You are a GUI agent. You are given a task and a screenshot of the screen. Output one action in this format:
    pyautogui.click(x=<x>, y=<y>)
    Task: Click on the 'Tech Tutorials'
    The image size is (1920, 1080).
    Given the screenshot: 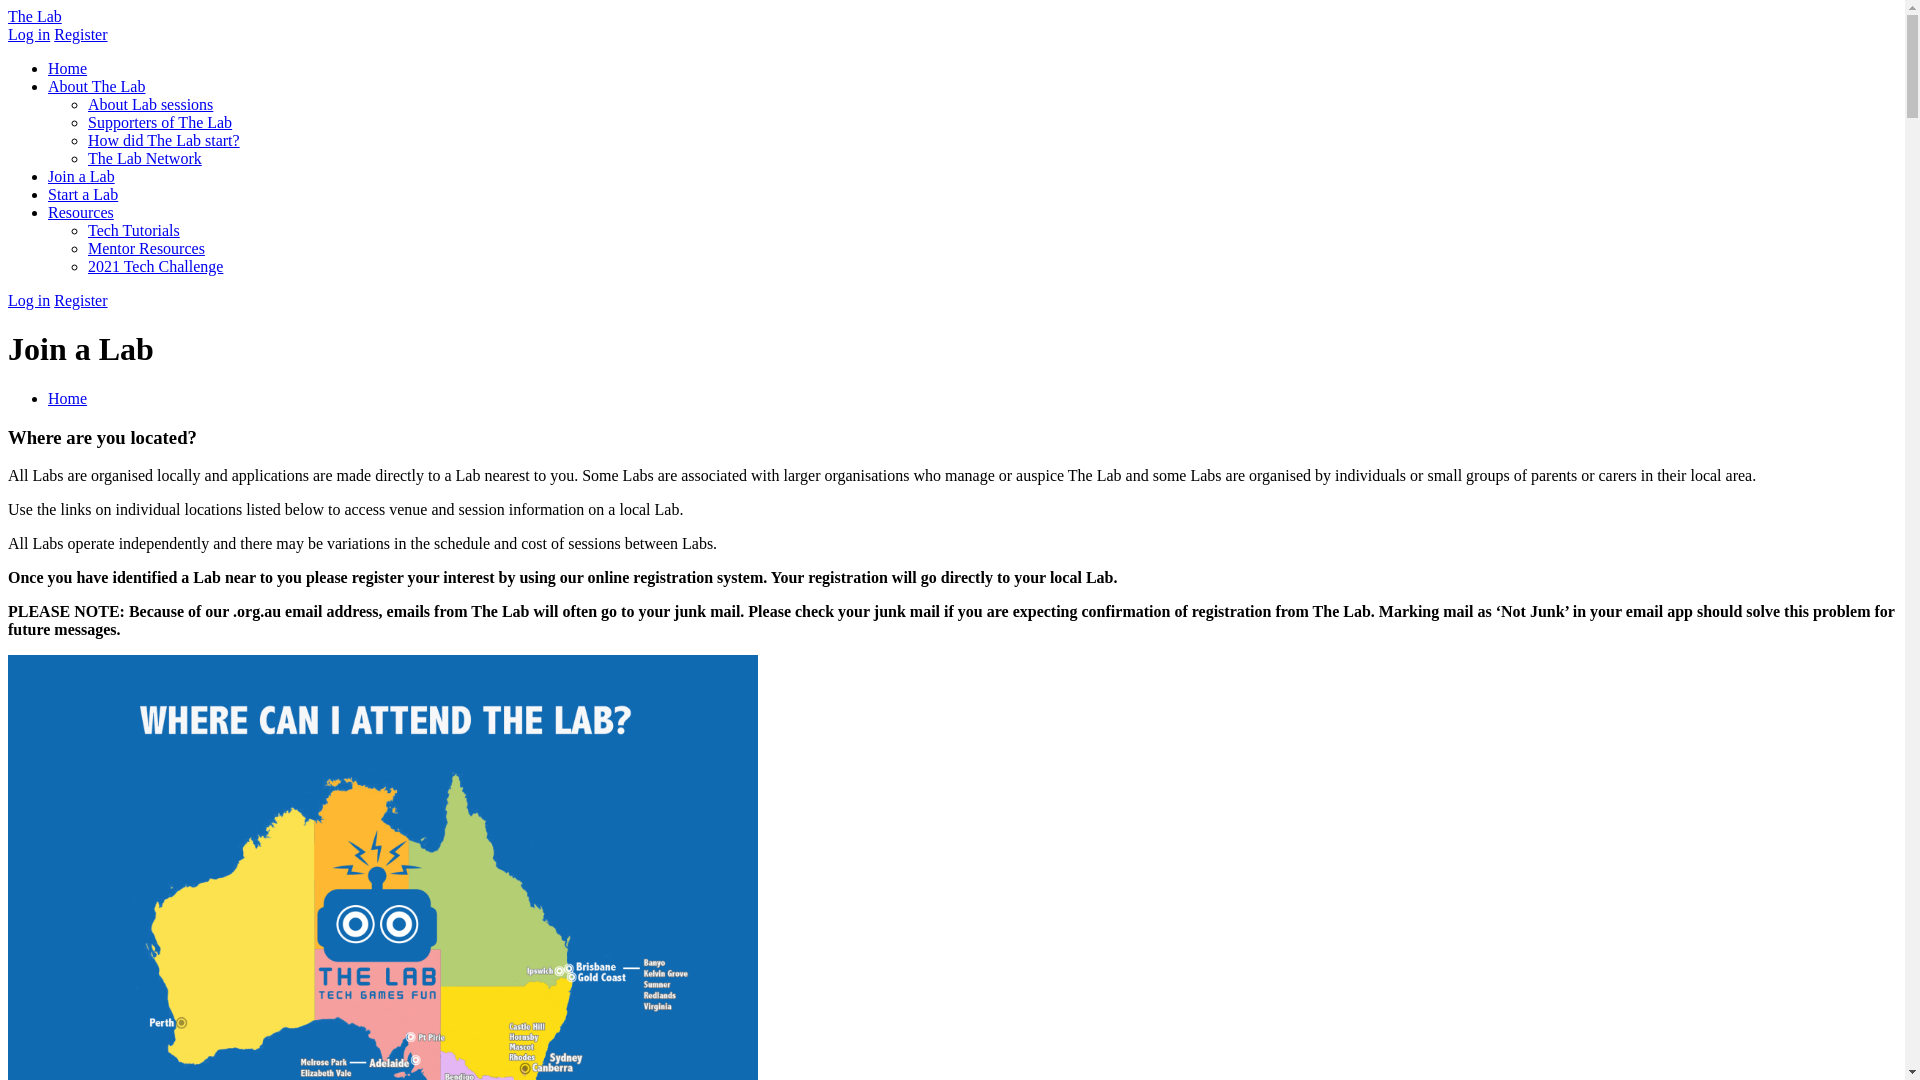 What is the action you would take?
    pyautogui.click(x=133, y=229)
    